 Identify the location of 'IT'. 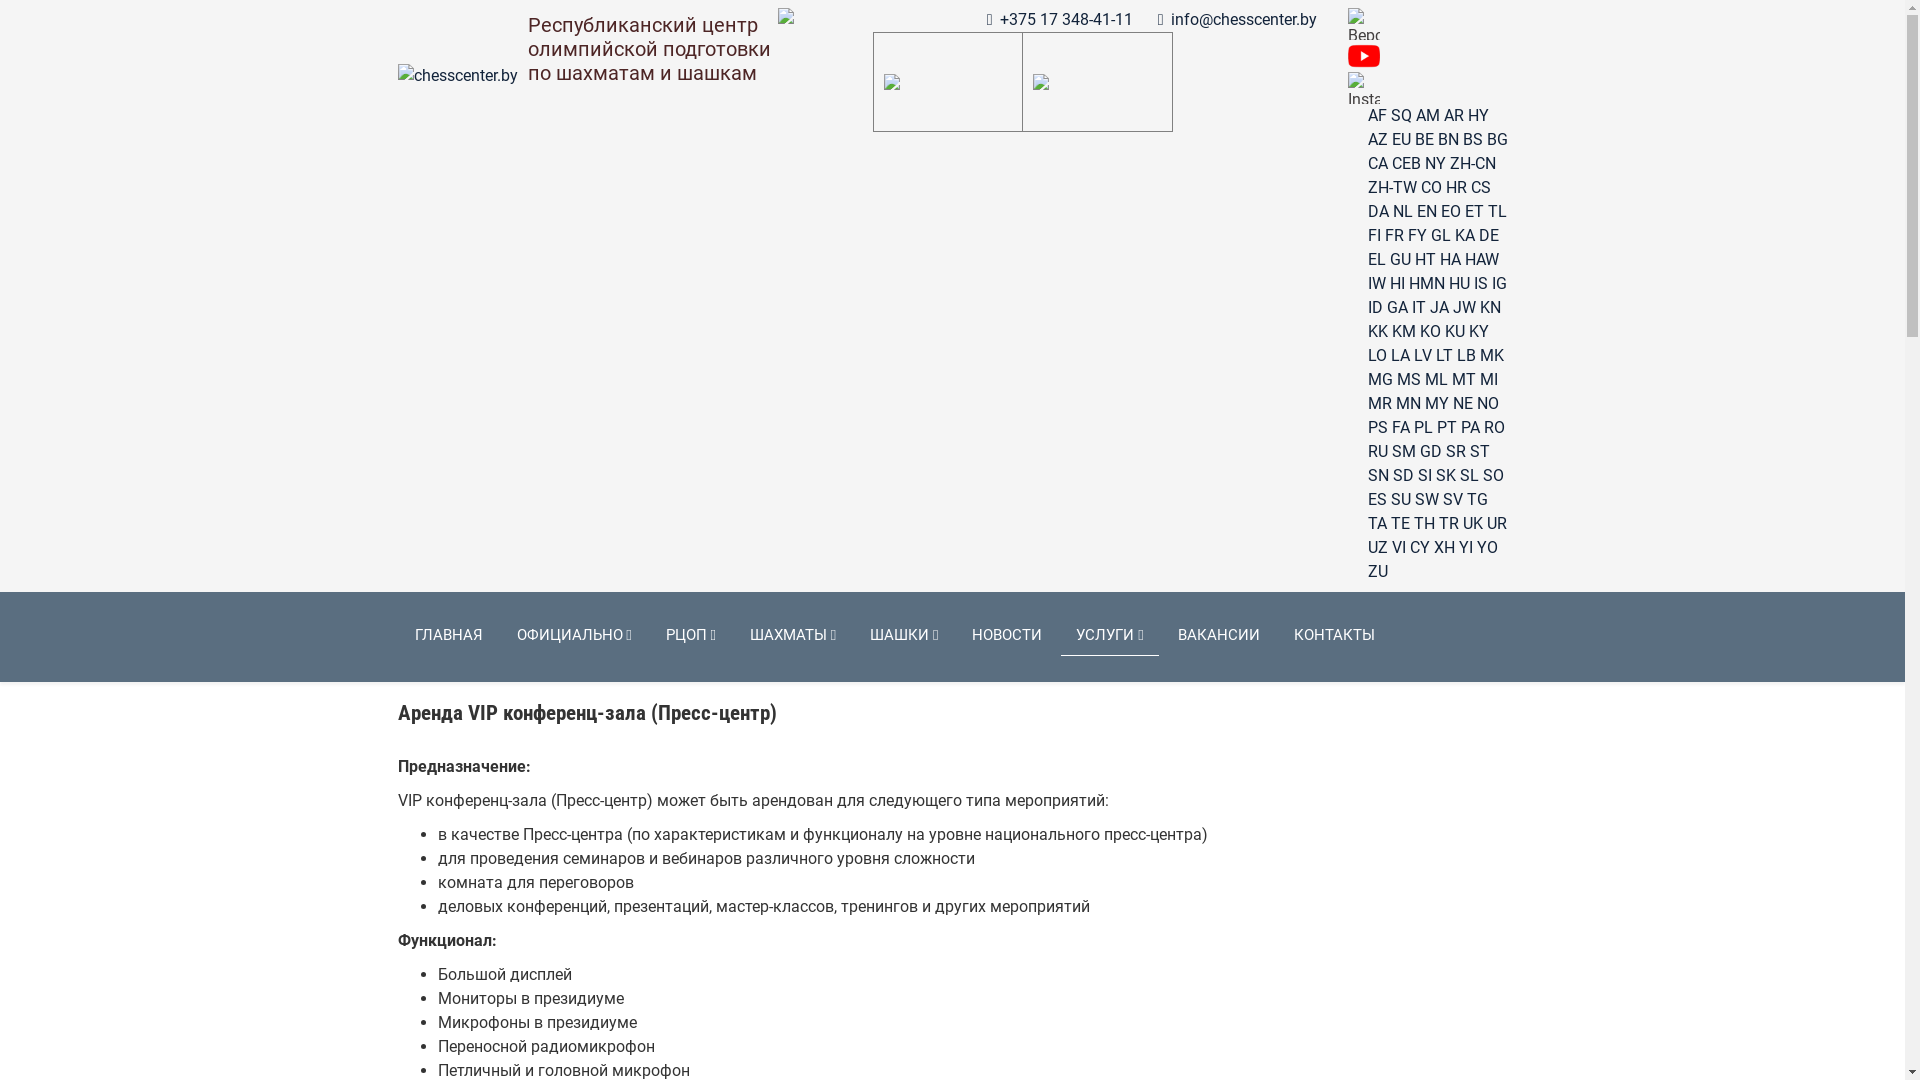
(1418, 307).